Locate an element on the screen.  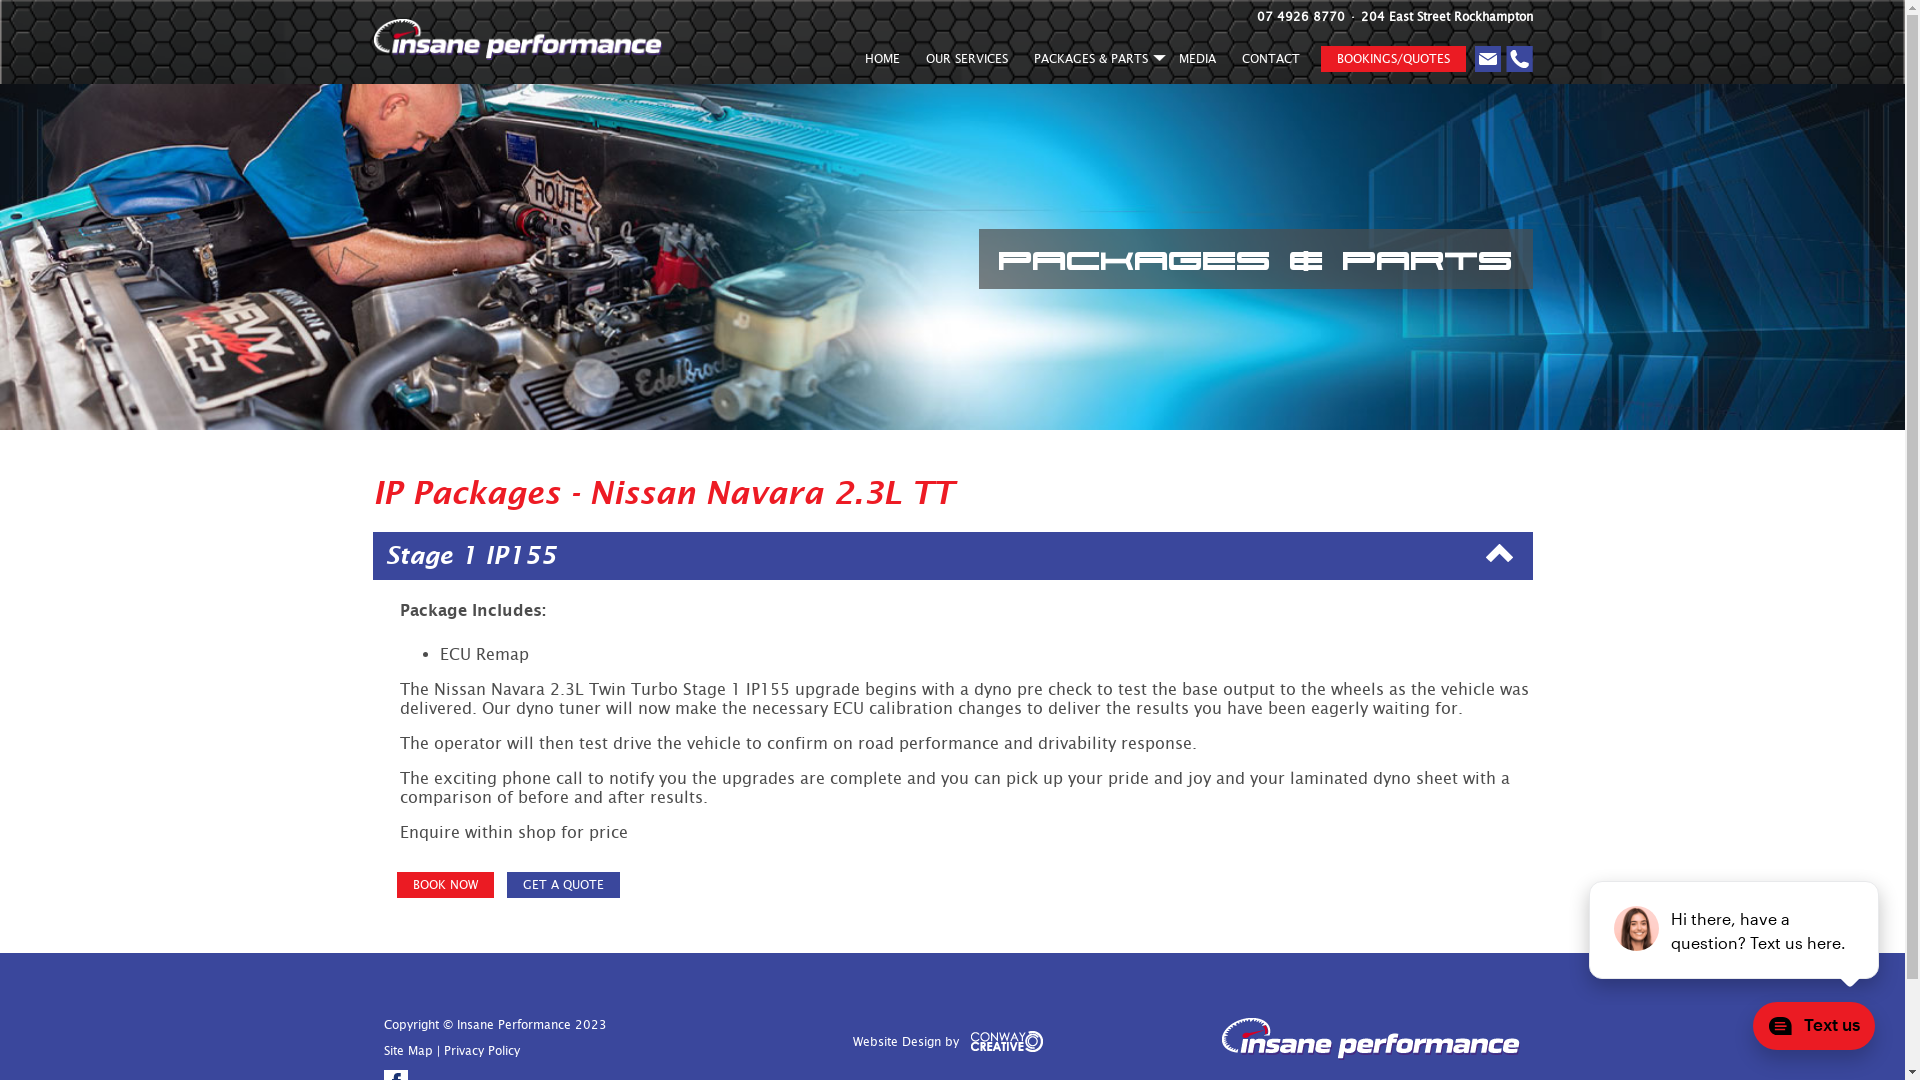
'BOOK NOW' is located at coordinates (443, 883).